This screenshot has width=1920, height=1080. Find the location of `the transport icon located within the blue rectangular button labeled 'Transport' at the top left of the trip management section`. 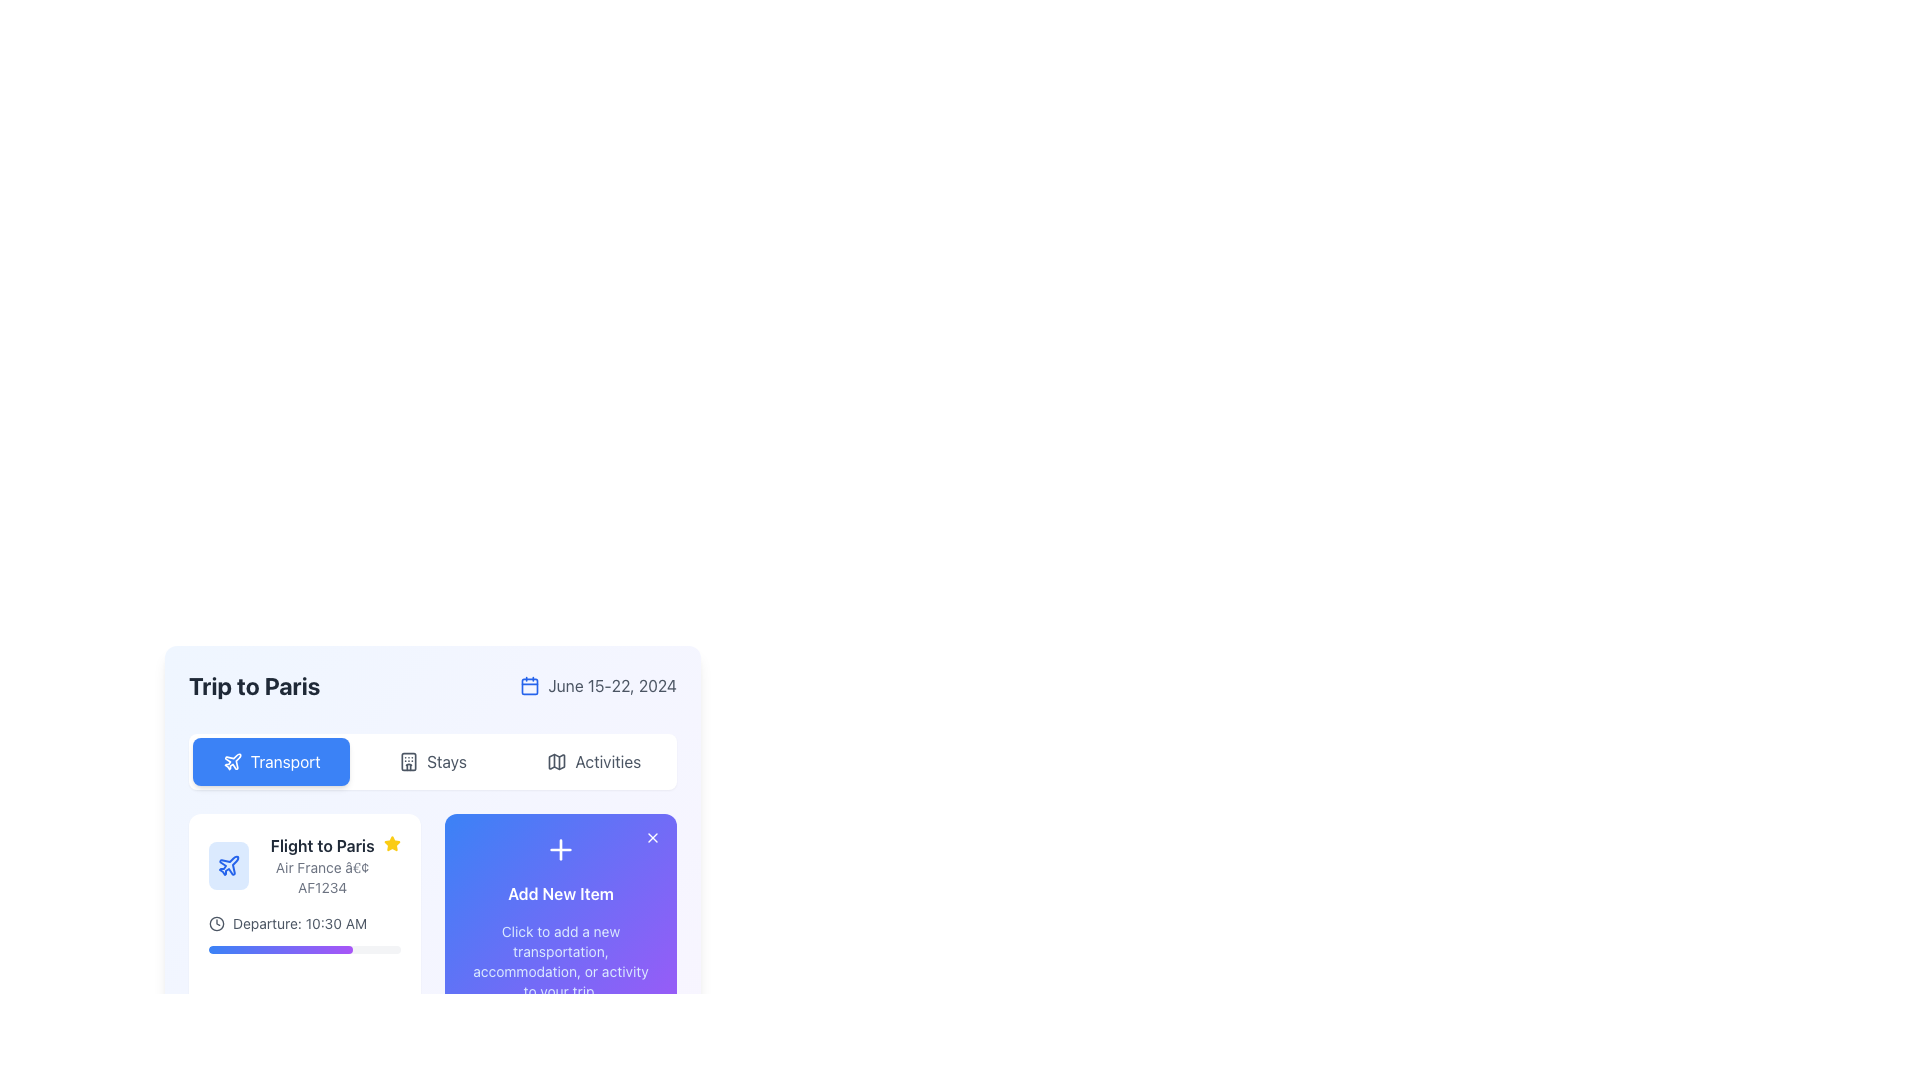

the transport icon located within the blue rectangular button labeled 'Transport' at the top left of the trip management section is located at coordinates (232, 762).